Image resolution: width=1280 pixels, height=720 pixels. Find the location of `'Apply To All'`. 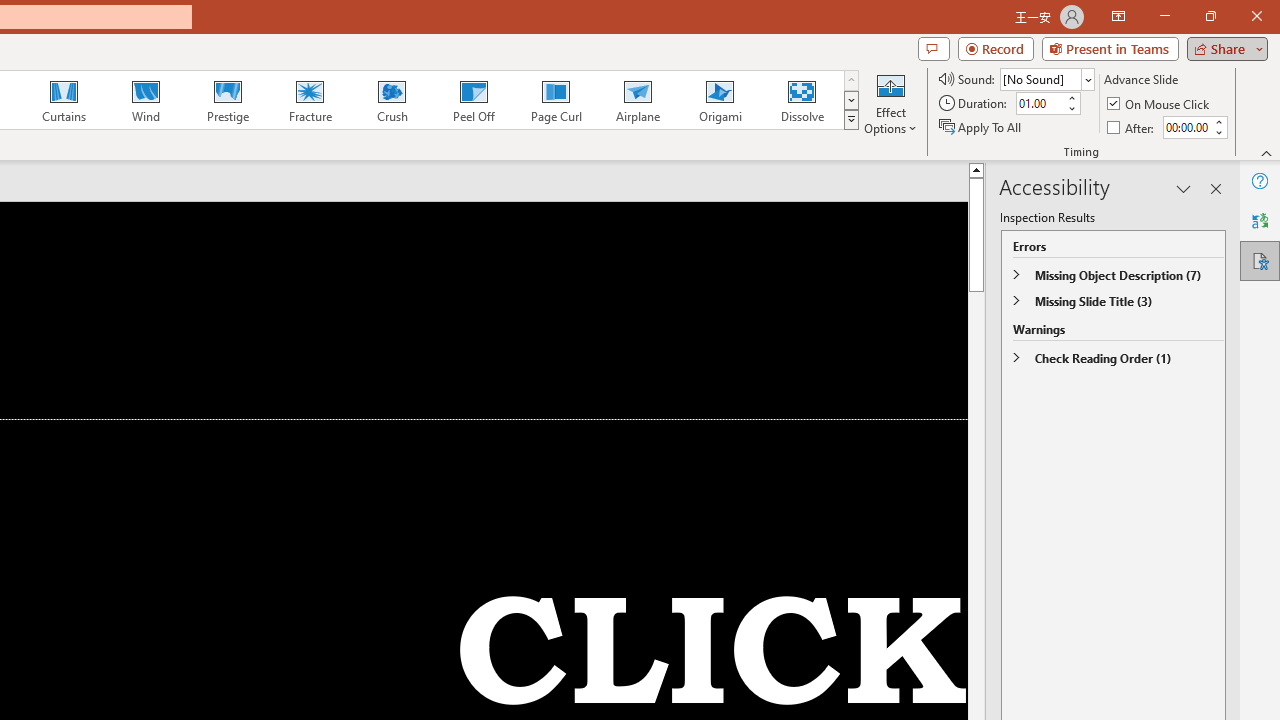

'Apply To All' is located at coordinates (981, 127).